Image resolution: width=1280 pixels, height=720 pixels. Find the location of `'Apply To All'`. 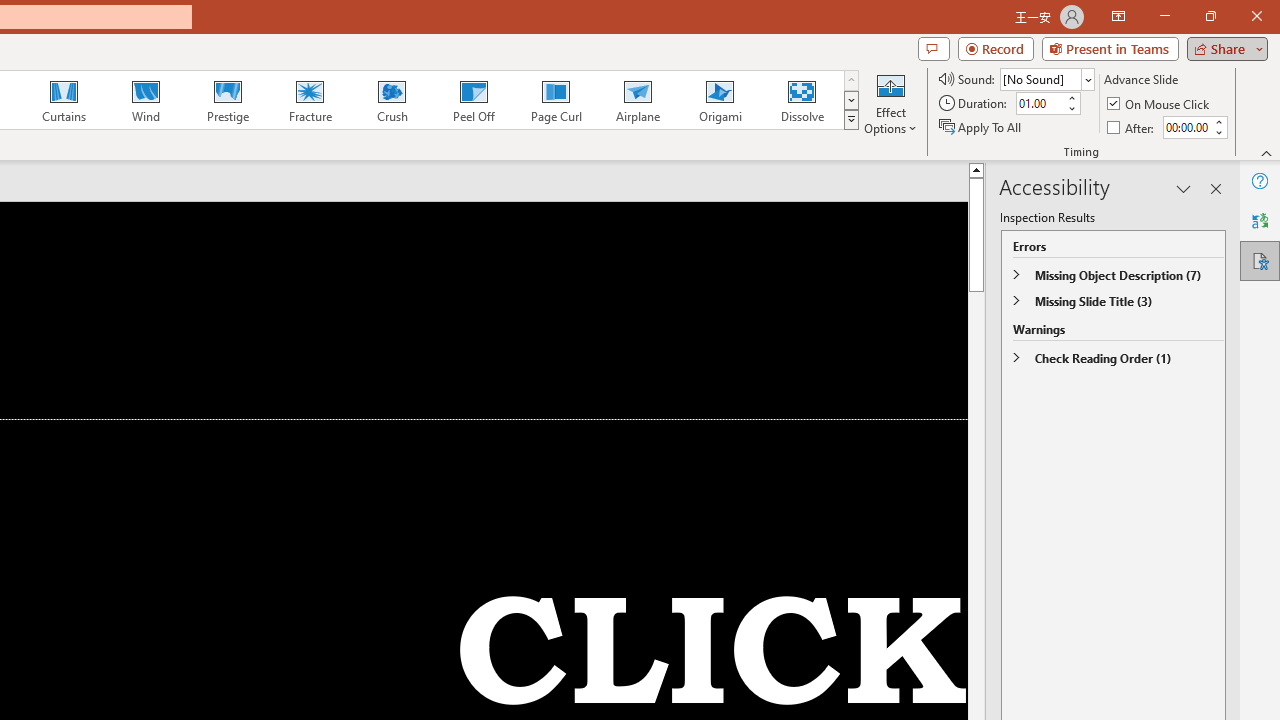

'Apply To All' is located at coordinates (981, 127).